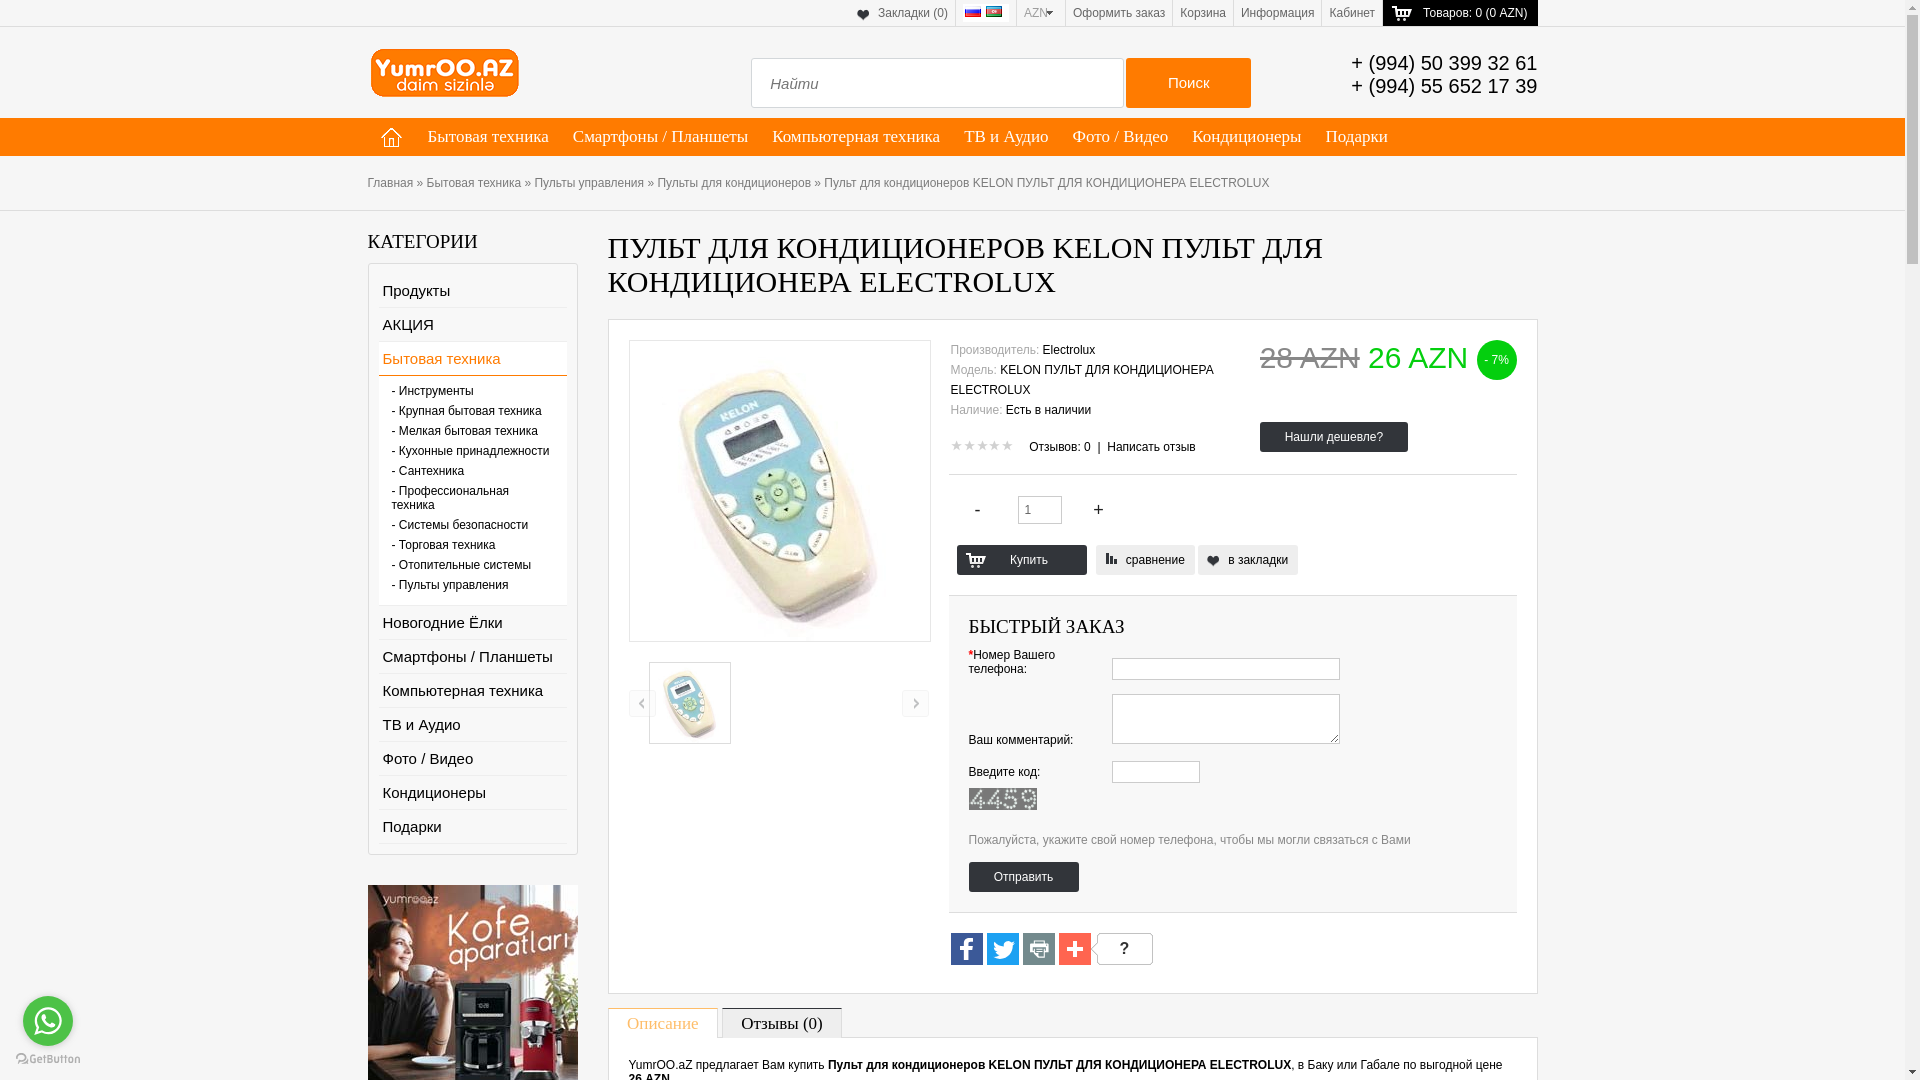 This screenshot has height=1080, width=1920. Describe the element at coordinates (985, 947) in the screenshot. I see `'Twitter'` at that location.